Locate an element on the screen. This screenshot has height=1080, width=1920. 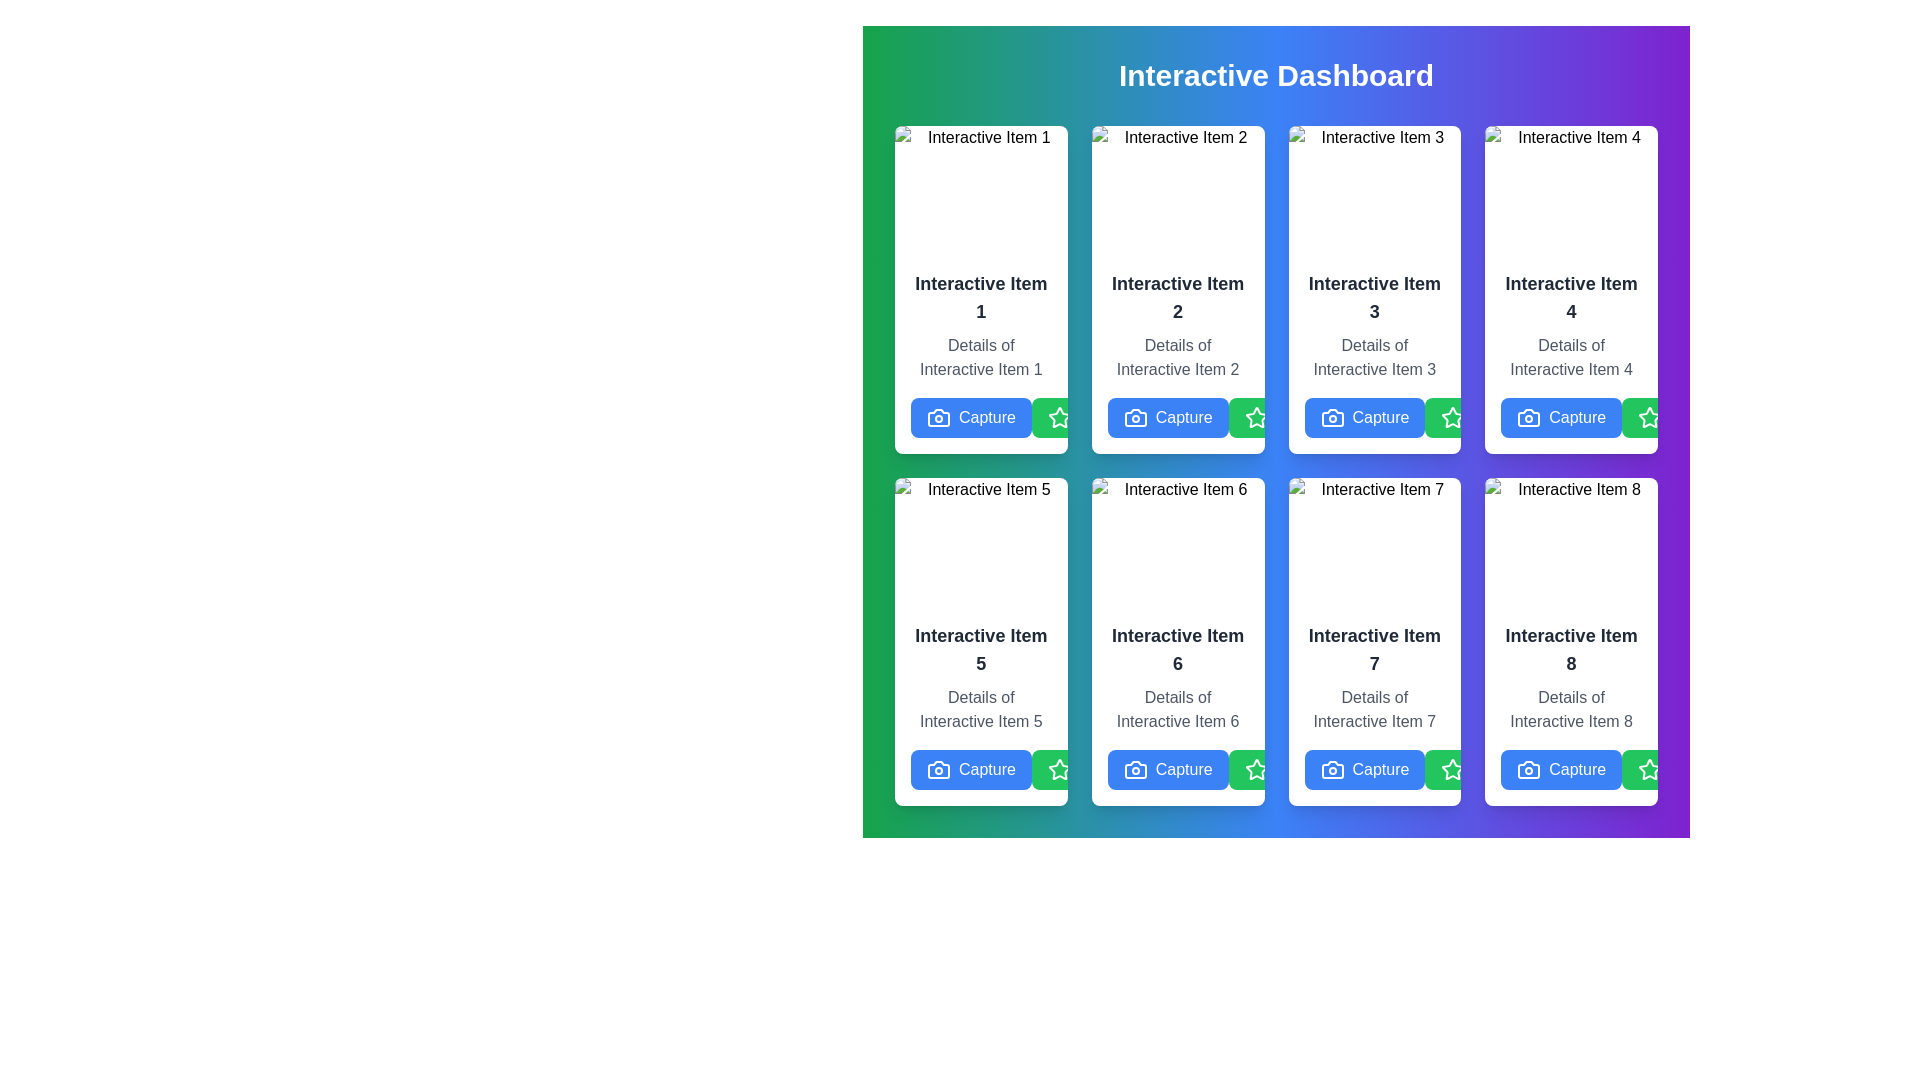
the star-shaped interactive icon located at the bottom-right corner of 'Interactive Item 5' to mark or unmark the item as favorite is located at coordinates (1058, 768).